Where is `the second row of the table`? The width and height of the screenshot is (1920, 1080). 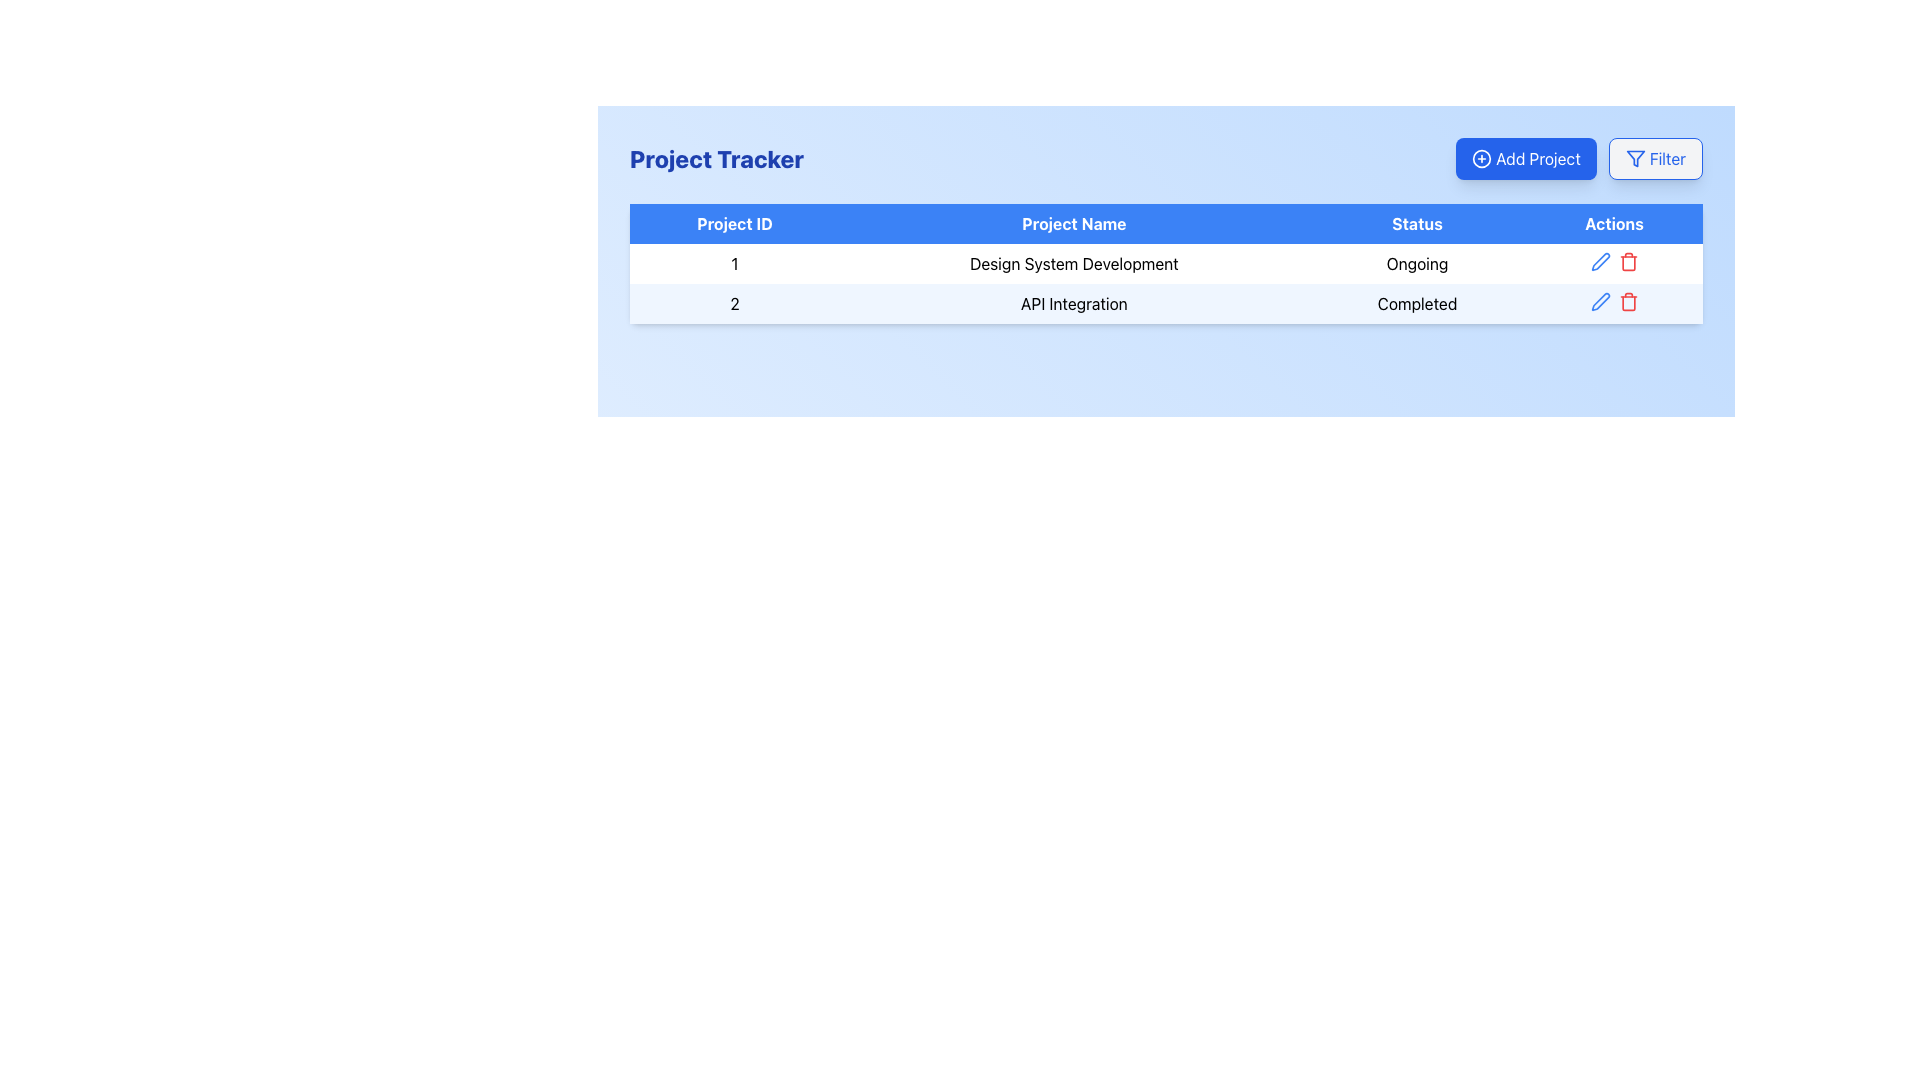
the second row of the table is located at coordinates (1166, 304).